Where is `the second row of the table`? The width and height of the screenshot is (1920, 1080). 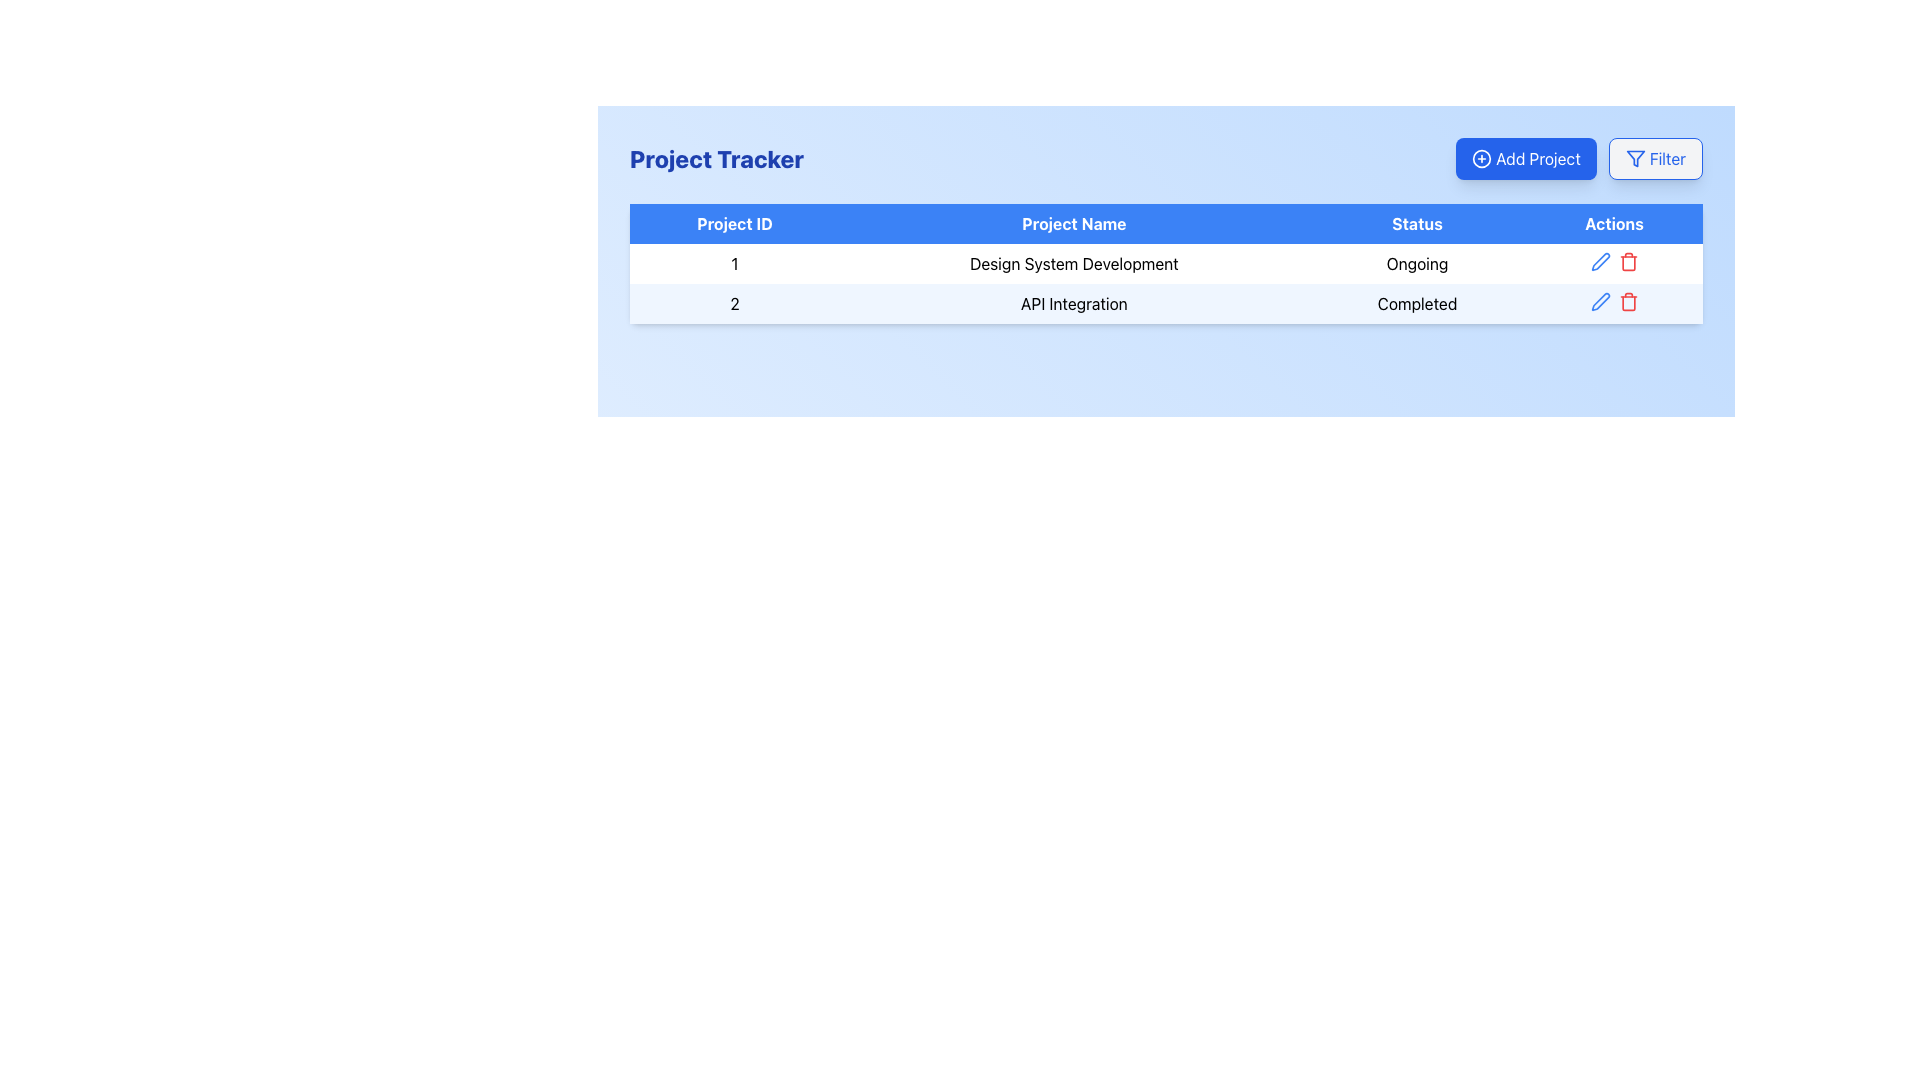
the second row of the table is located at coordinates (1166, 304).